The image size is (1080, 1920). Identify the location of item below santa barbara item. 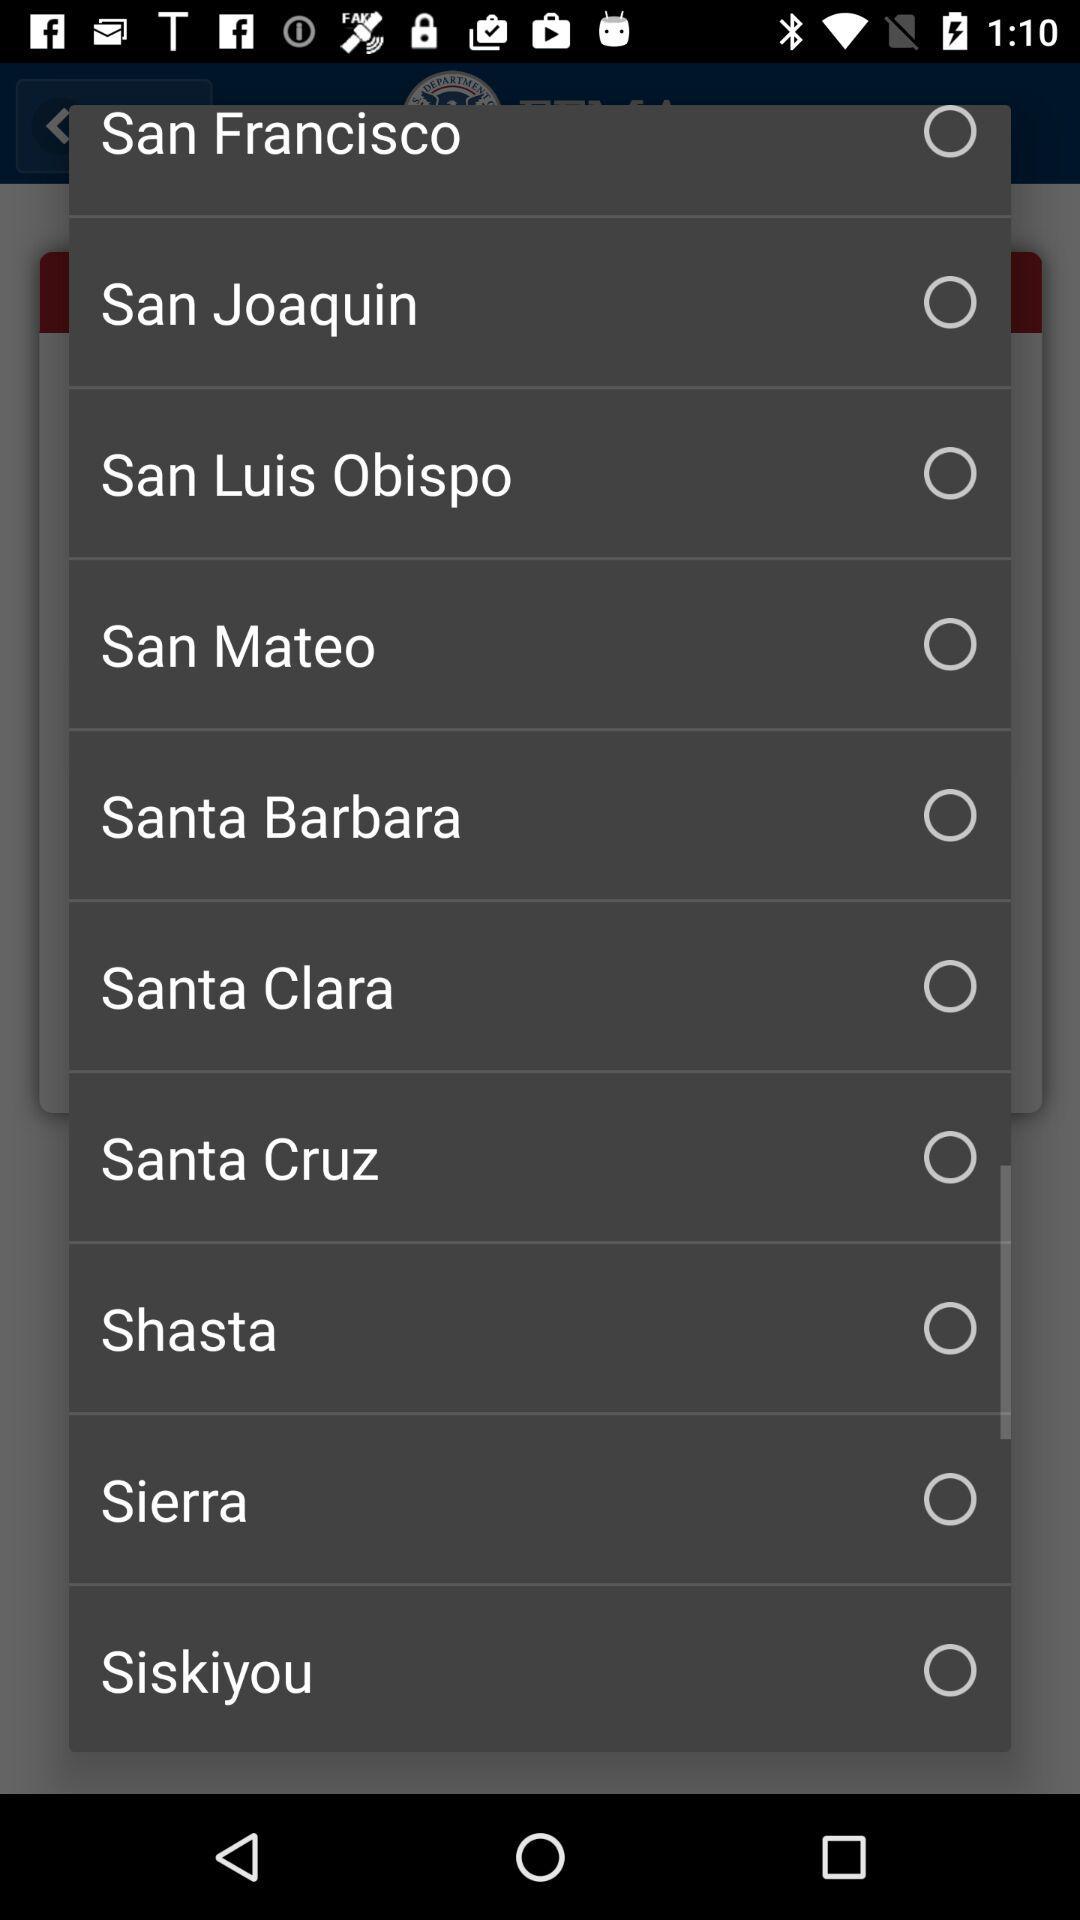
(540, 986).